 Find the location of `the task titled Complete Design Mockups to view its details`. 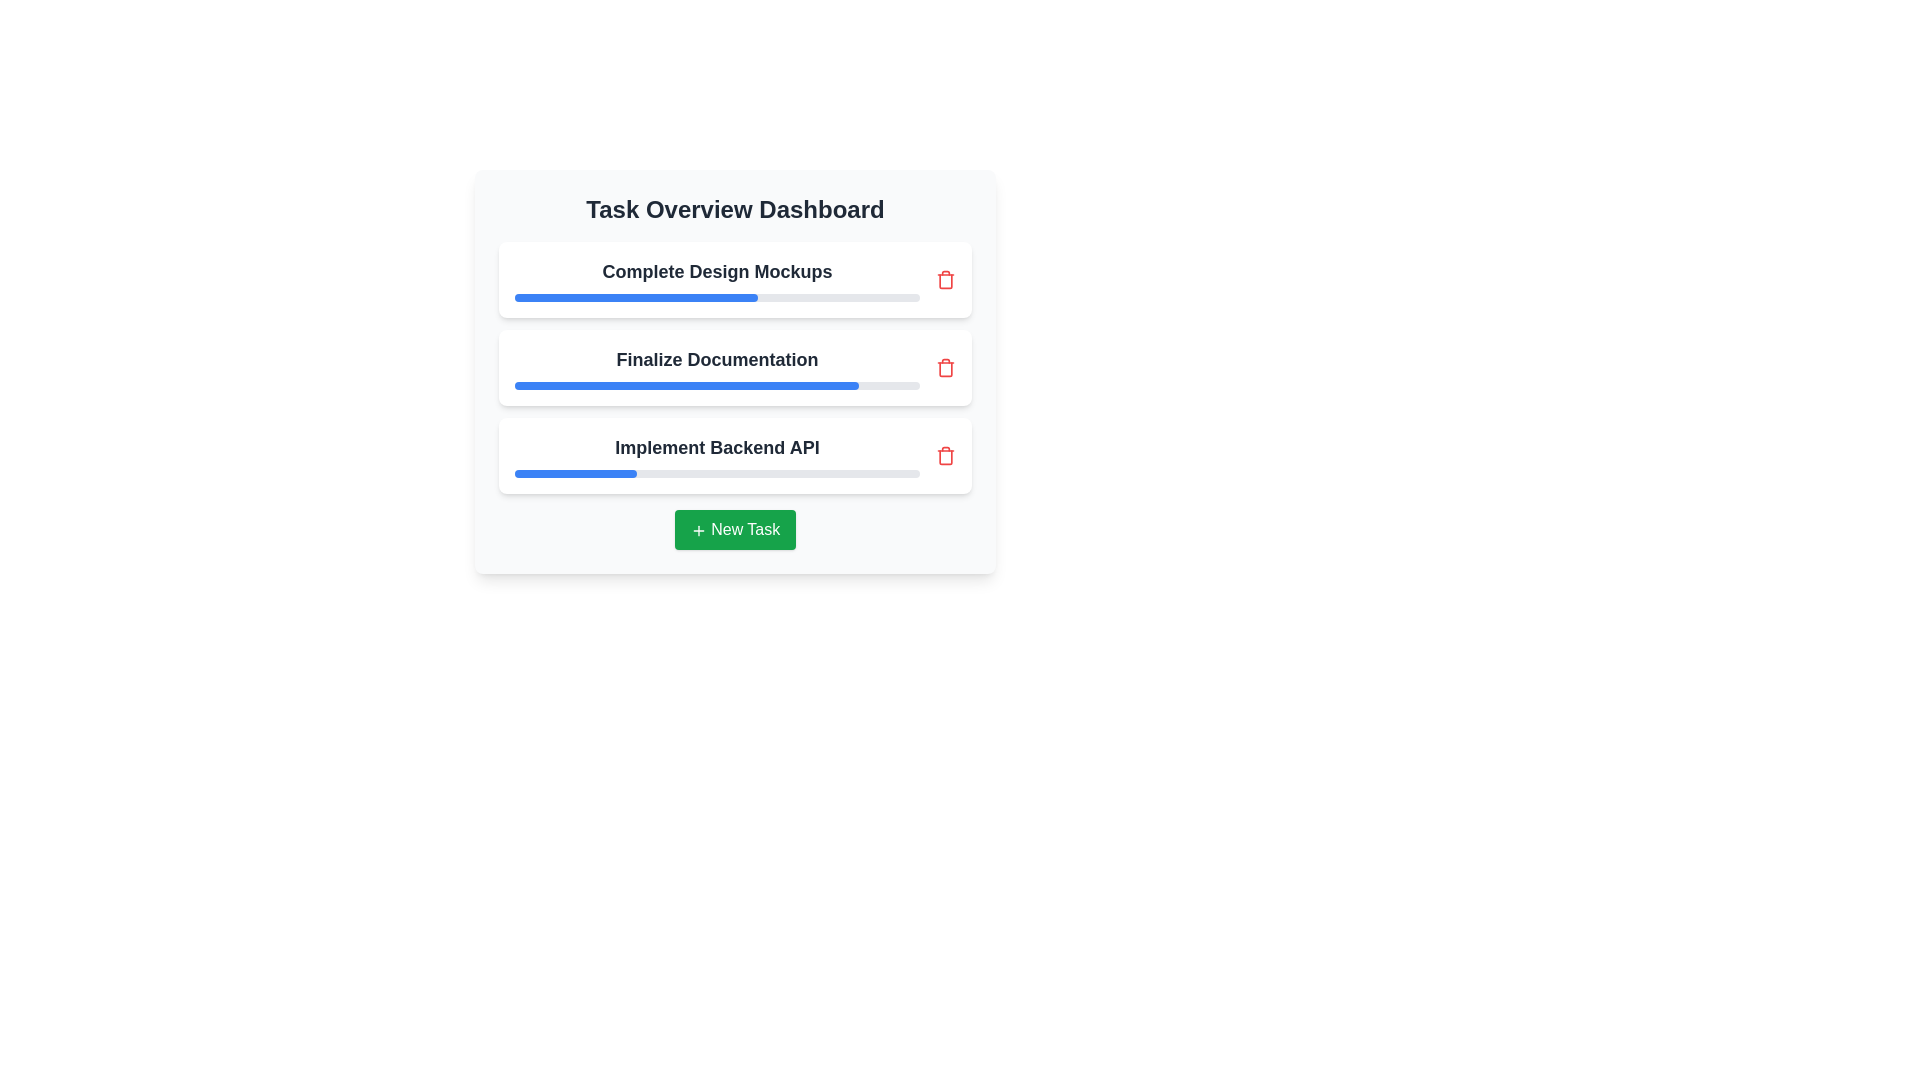

the task titled Complete Design Mockups to view its details is located at coordinates (734, 280).